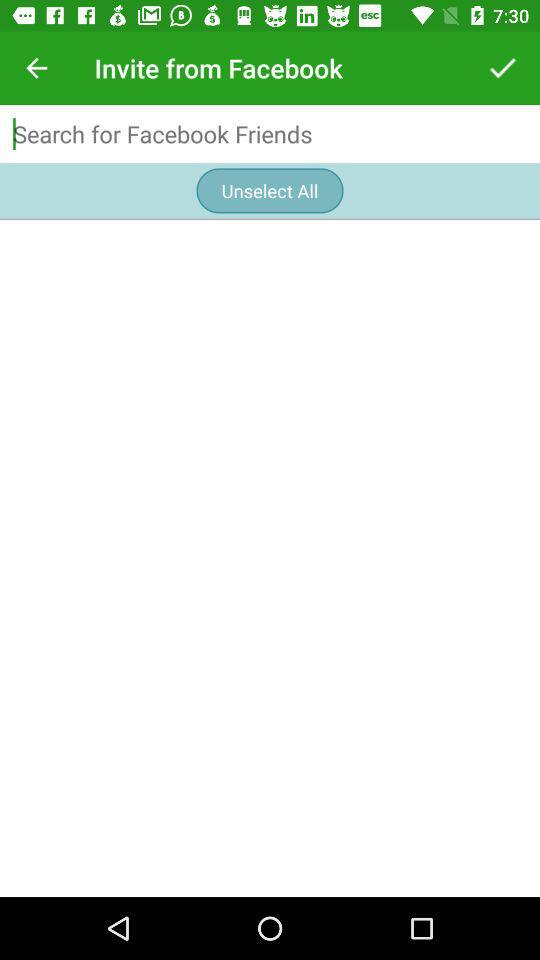 The width and height of the screenshot is (540, 960). I want to click on the app to the right of the invite from facebook icon, so click(502, 68).